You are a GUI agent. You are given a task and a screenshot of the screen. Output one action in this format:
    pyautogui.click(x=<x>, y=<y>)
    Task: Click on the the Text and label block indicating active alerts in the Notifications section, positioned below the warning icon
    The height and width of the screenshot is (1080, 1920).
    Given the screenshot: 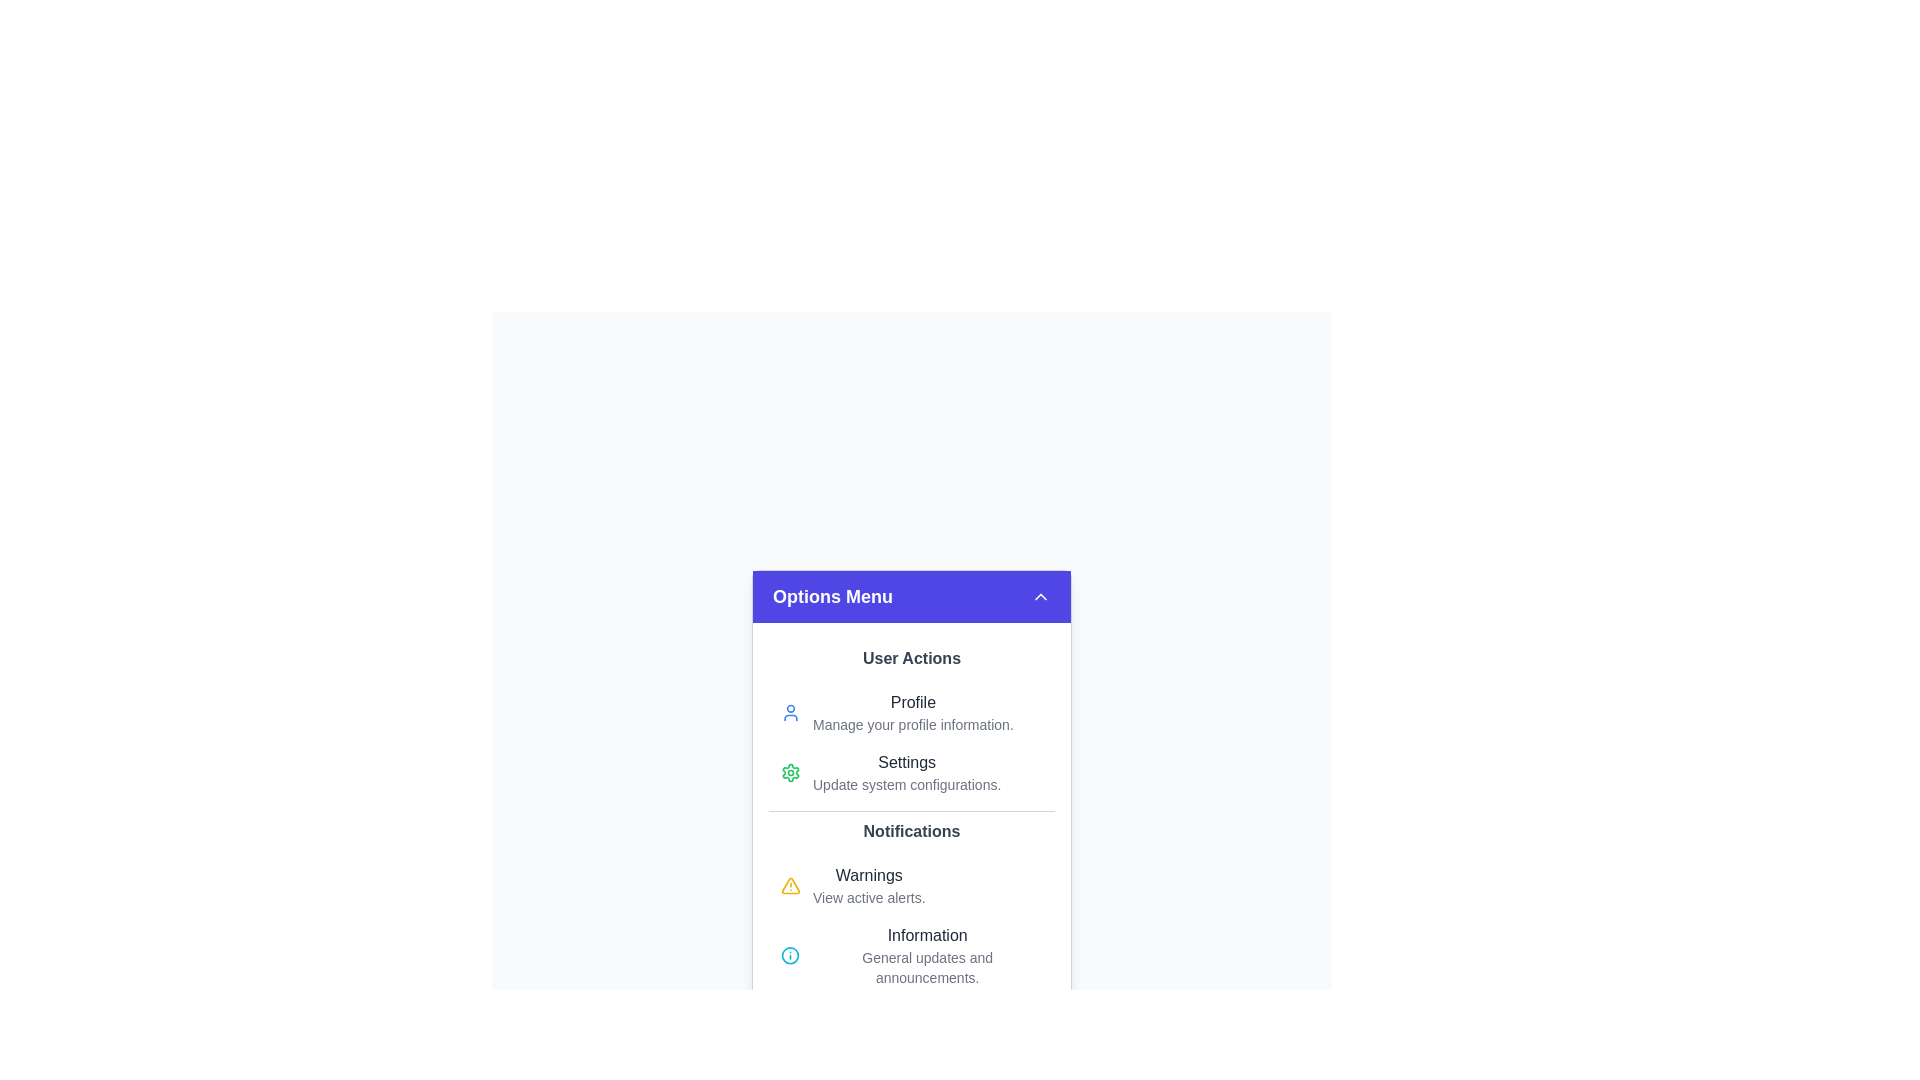 What is the action you would take?
    pyautogui.click(x=869, y=885)
    